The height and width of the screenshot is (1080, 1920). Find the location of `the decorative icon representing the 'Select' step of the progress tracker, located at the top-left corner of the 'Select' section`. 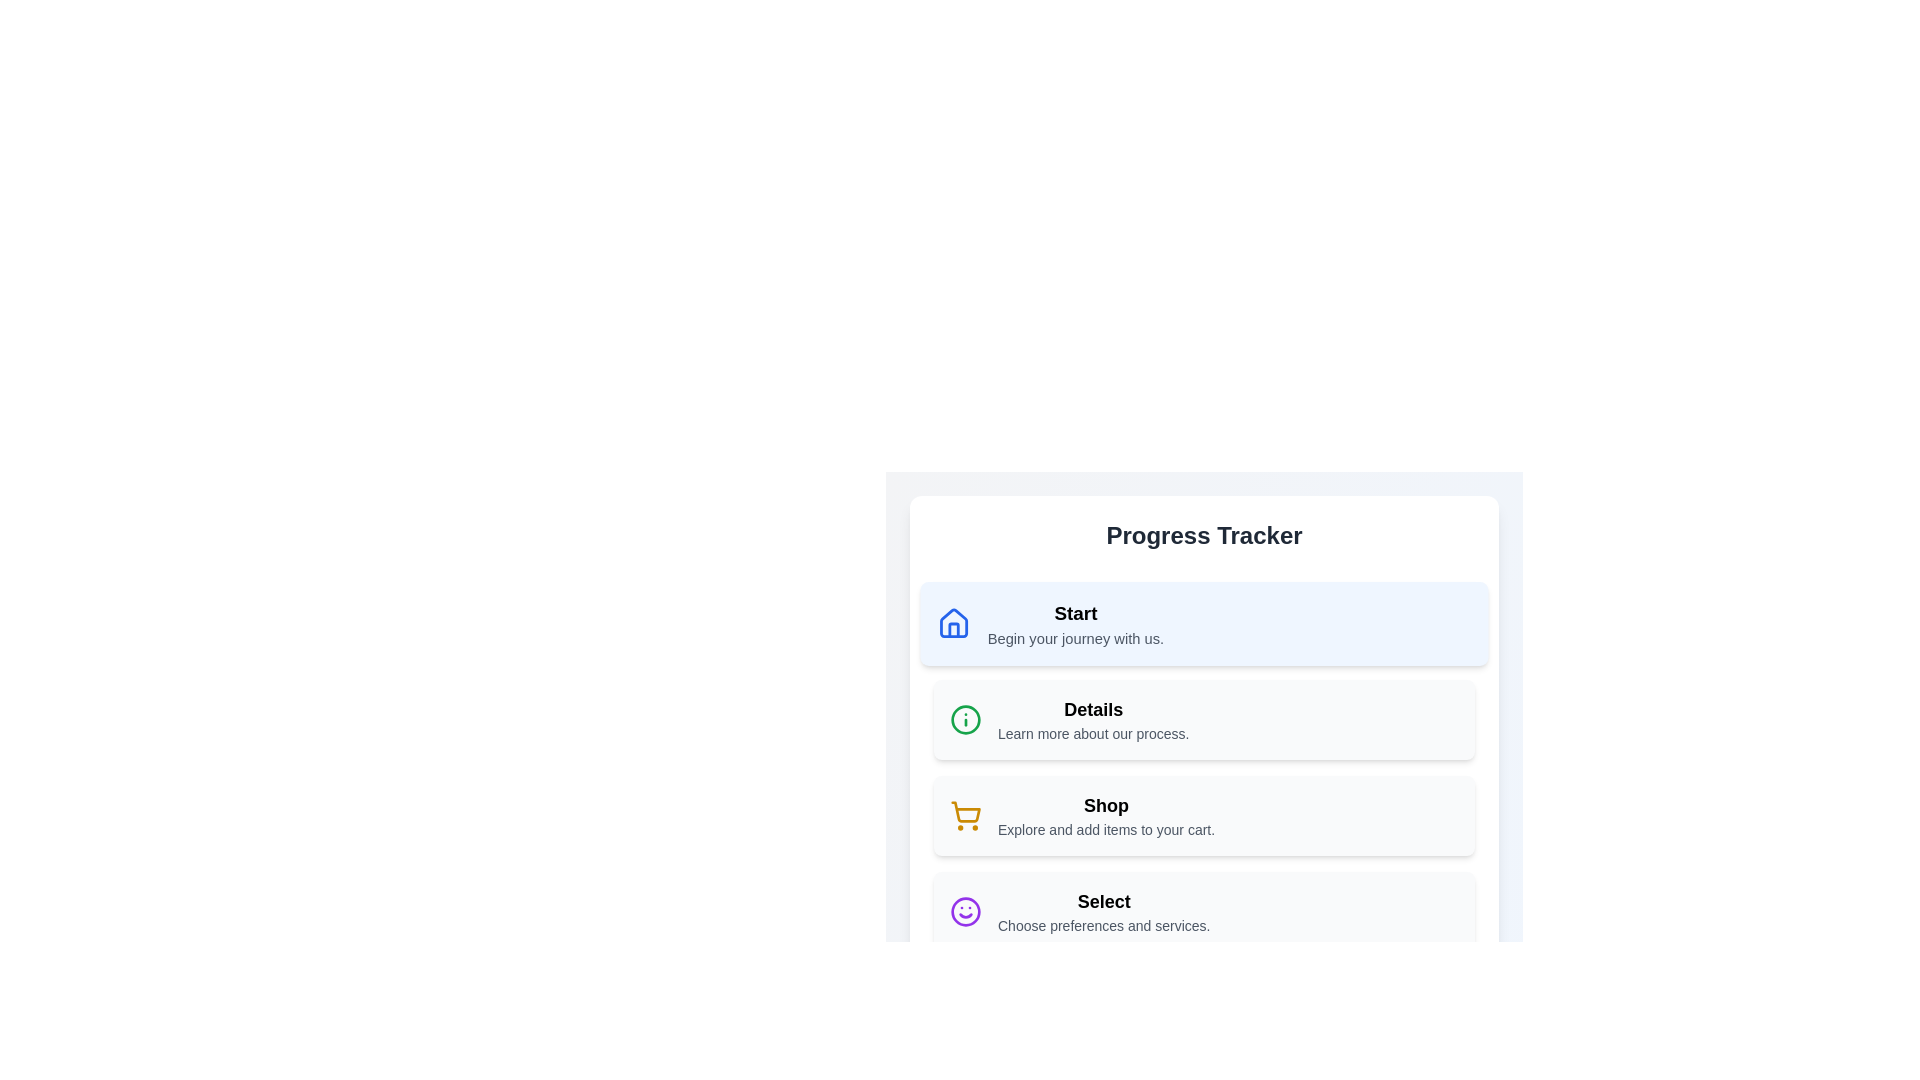

the decorative icon representing the 'Select' step of the progress tracker, located at the top-left corner of the 'Select' section is located at coordinates (965, 911).